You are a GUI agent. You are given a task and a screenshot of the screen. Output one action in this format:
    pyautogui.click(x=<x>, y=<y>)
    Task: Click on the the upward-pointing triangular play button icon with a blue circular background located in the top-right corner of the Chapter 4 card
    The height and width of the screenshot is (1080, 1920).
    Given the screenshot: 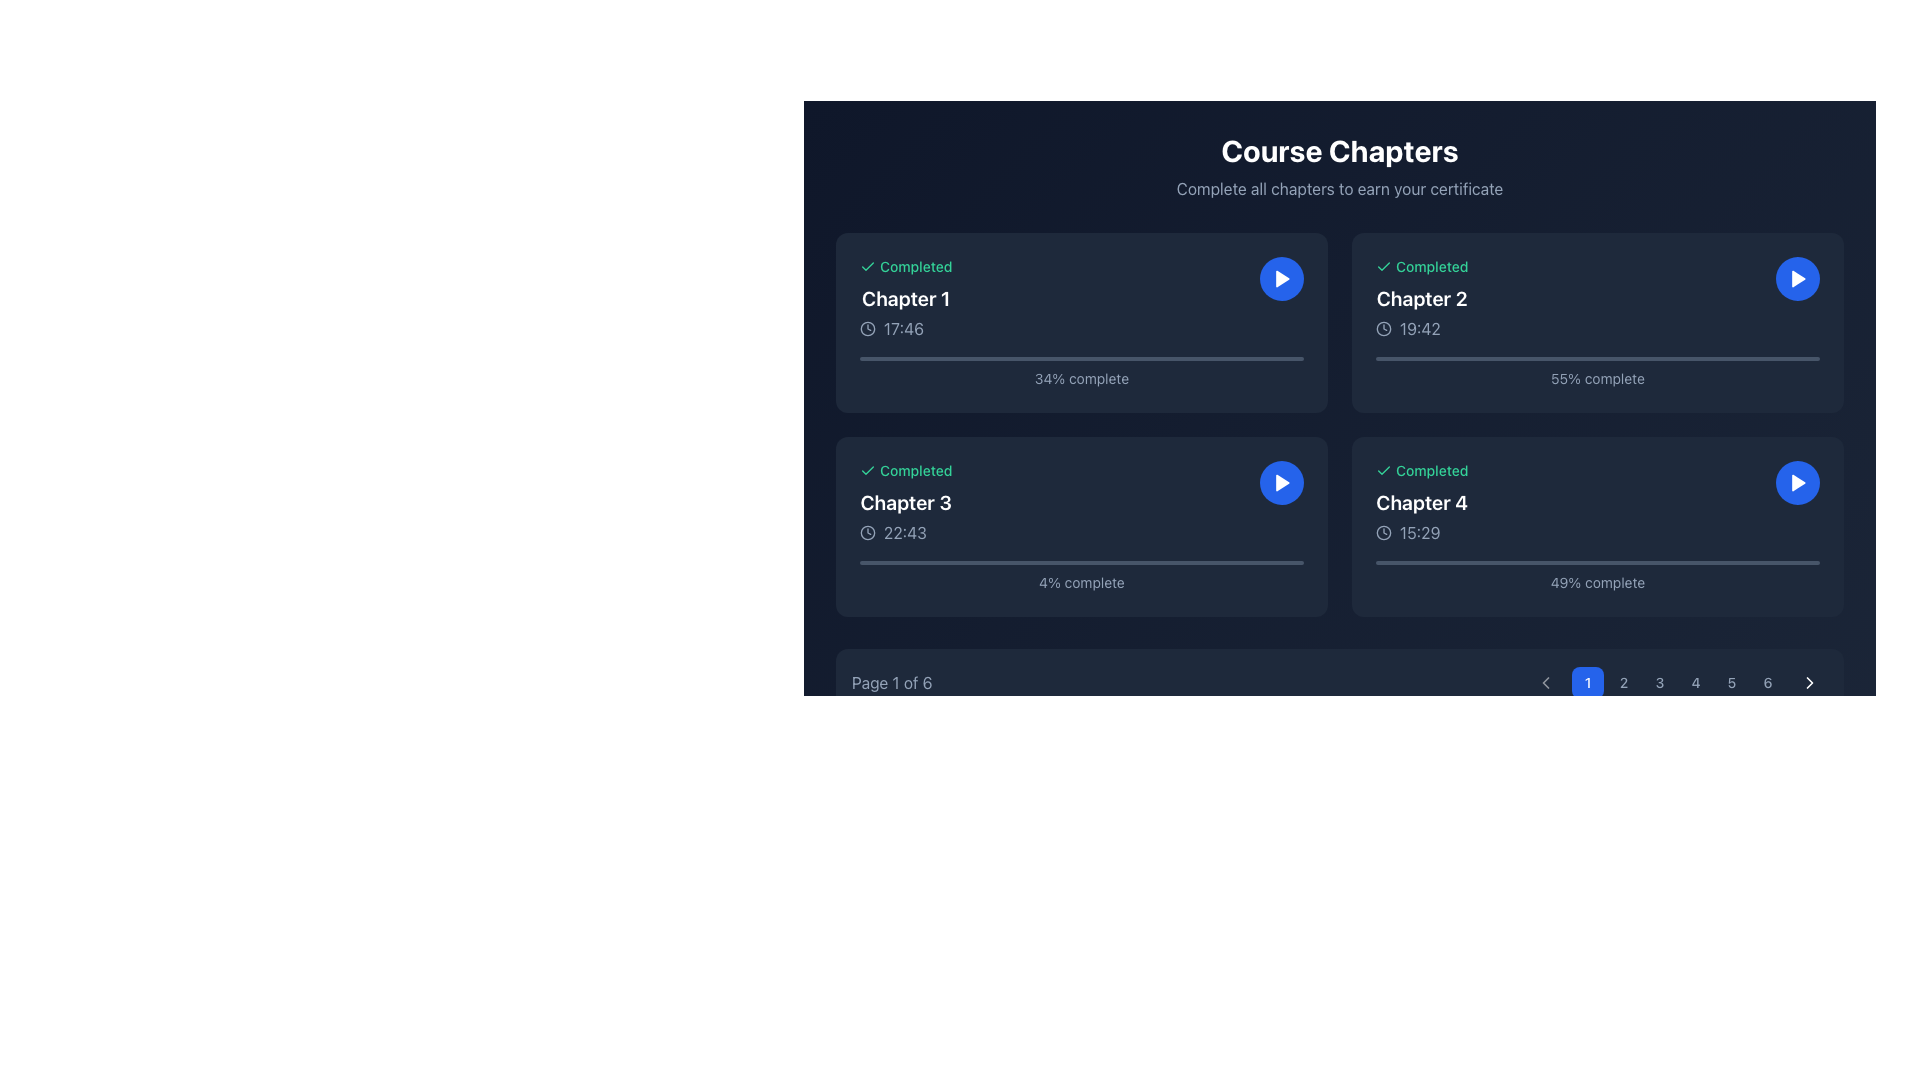 What is the action you would take?
    pyautogui.click(x=1798, y=482)
    